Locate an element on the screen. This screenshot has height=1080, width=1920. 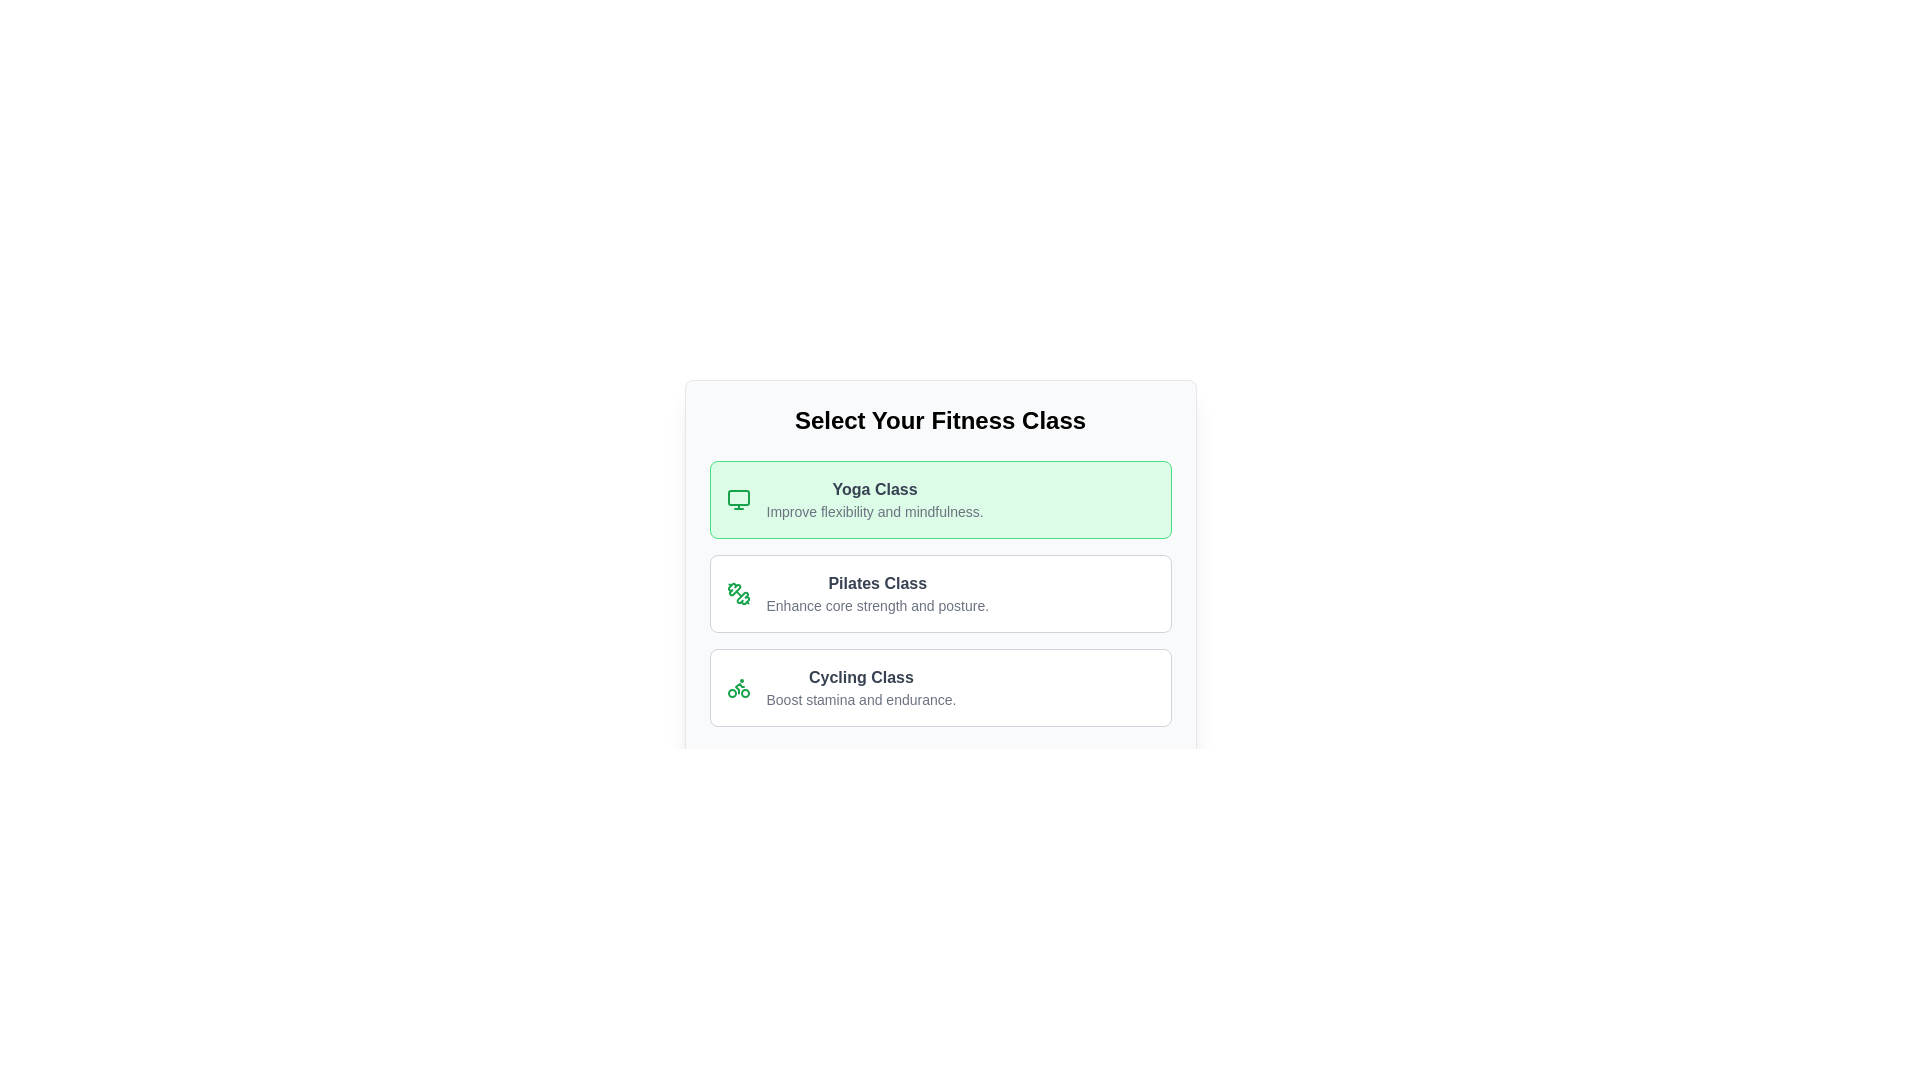
the third card in the vertical stack of fitness options is located at coordinates (939, 686).